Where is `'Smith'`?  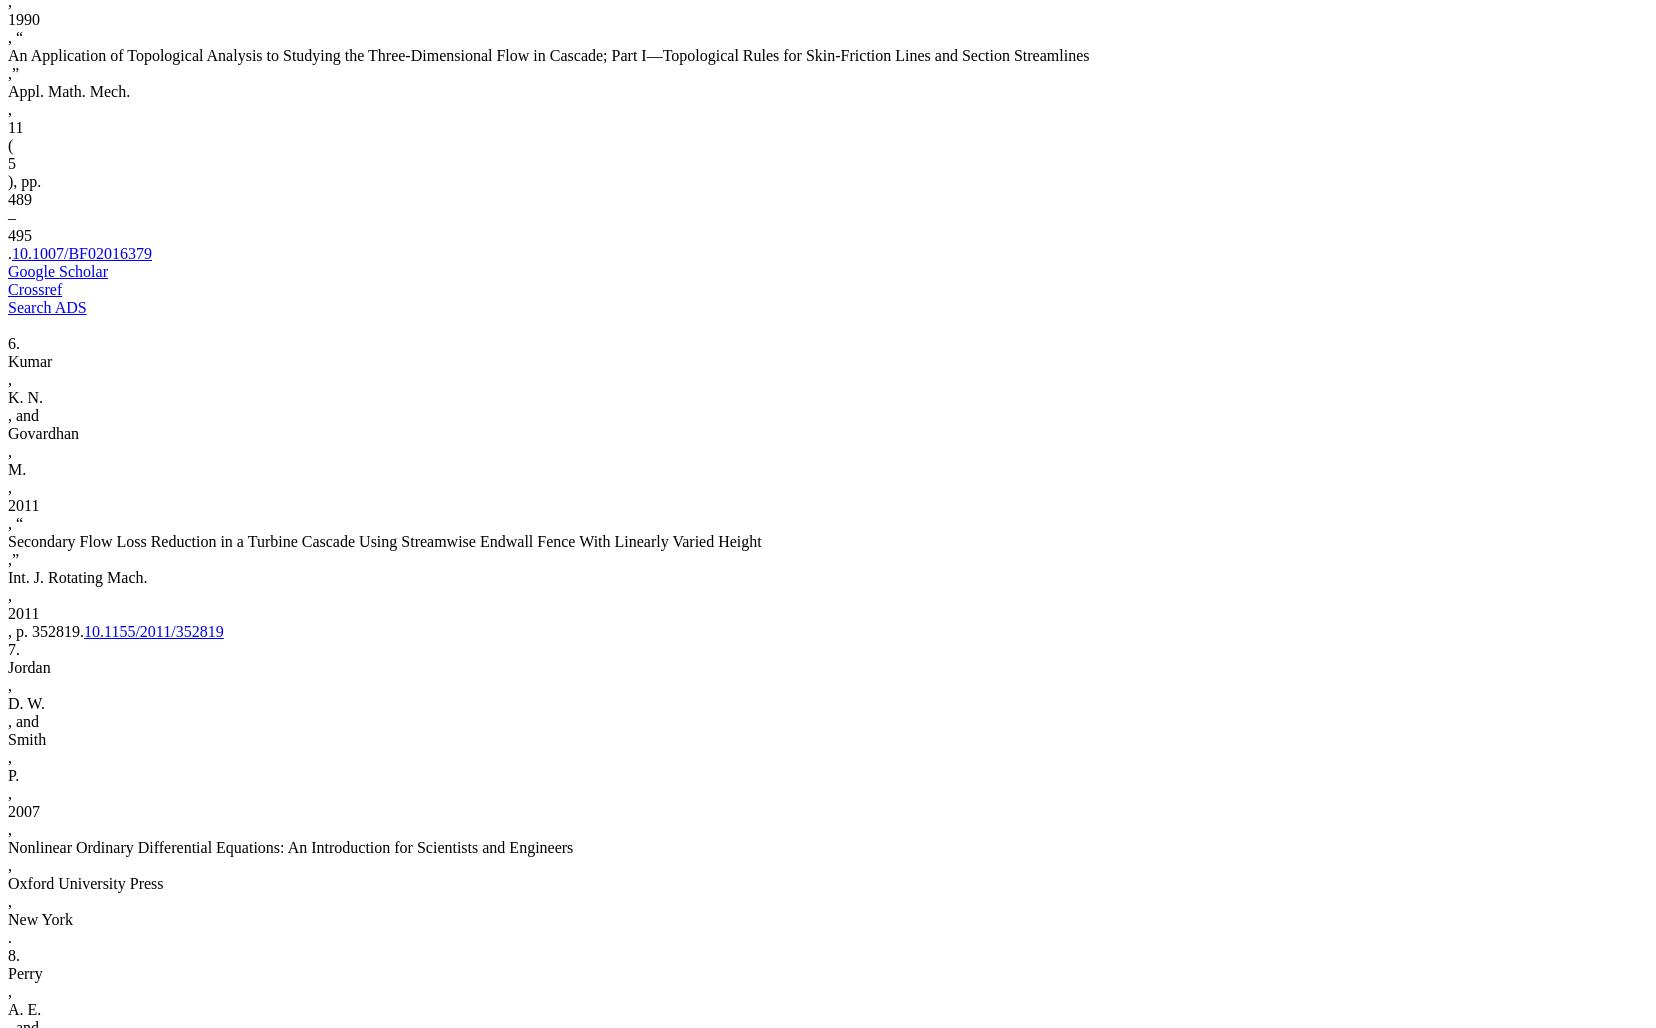
'Smith' is located at coordinates (25, 738).